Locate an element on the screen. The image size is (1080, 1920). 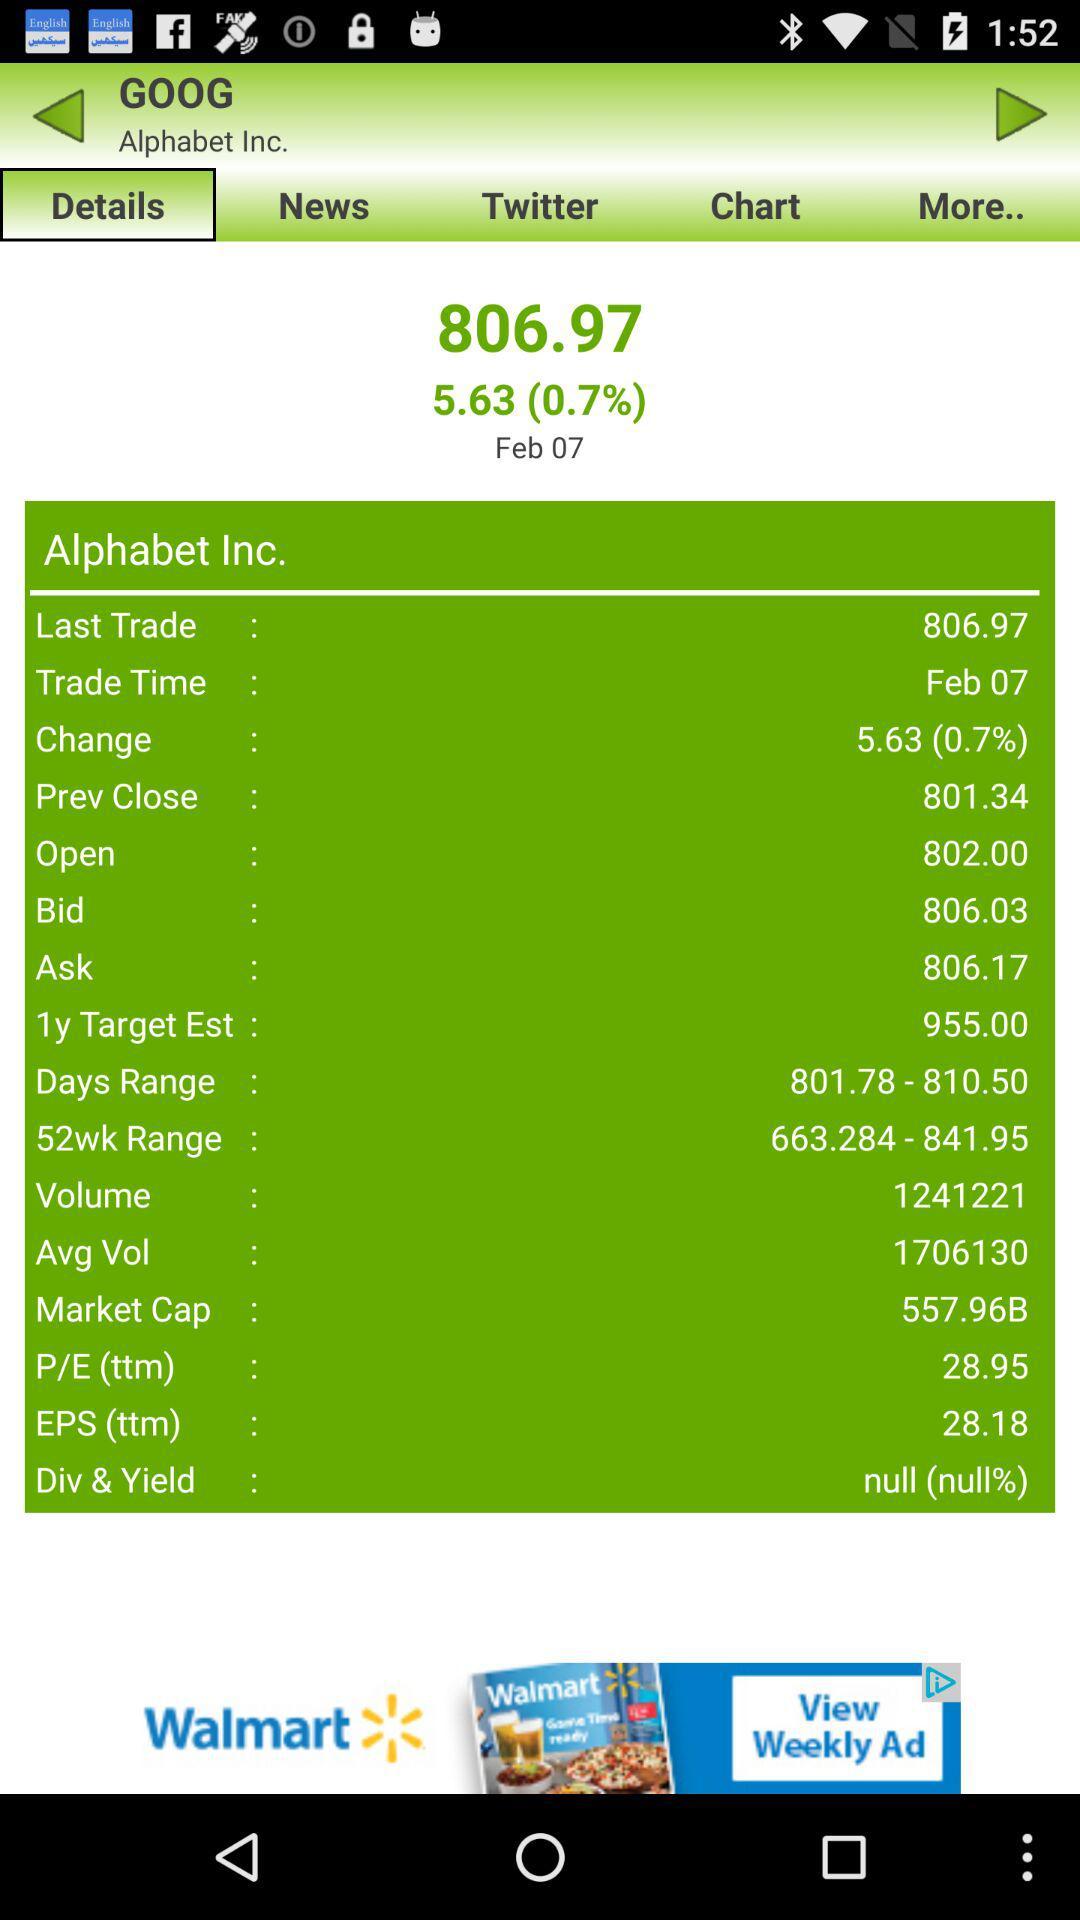
previous is located at coordinates (1022, 114).